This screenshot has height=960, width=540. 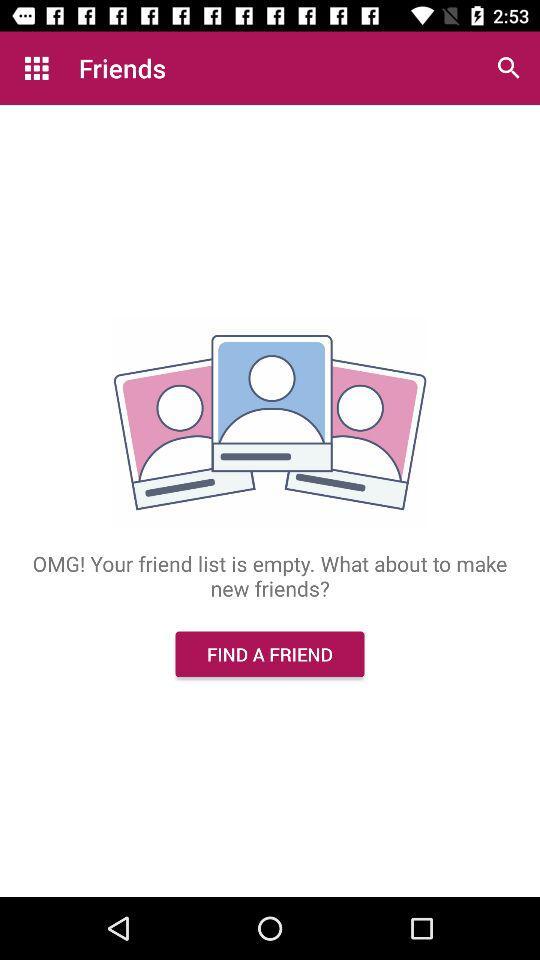 What do you see at coordinates (270, 653) in the screenshot?
I see `the item below omg your friend icon` at bounding box center [270, 653].